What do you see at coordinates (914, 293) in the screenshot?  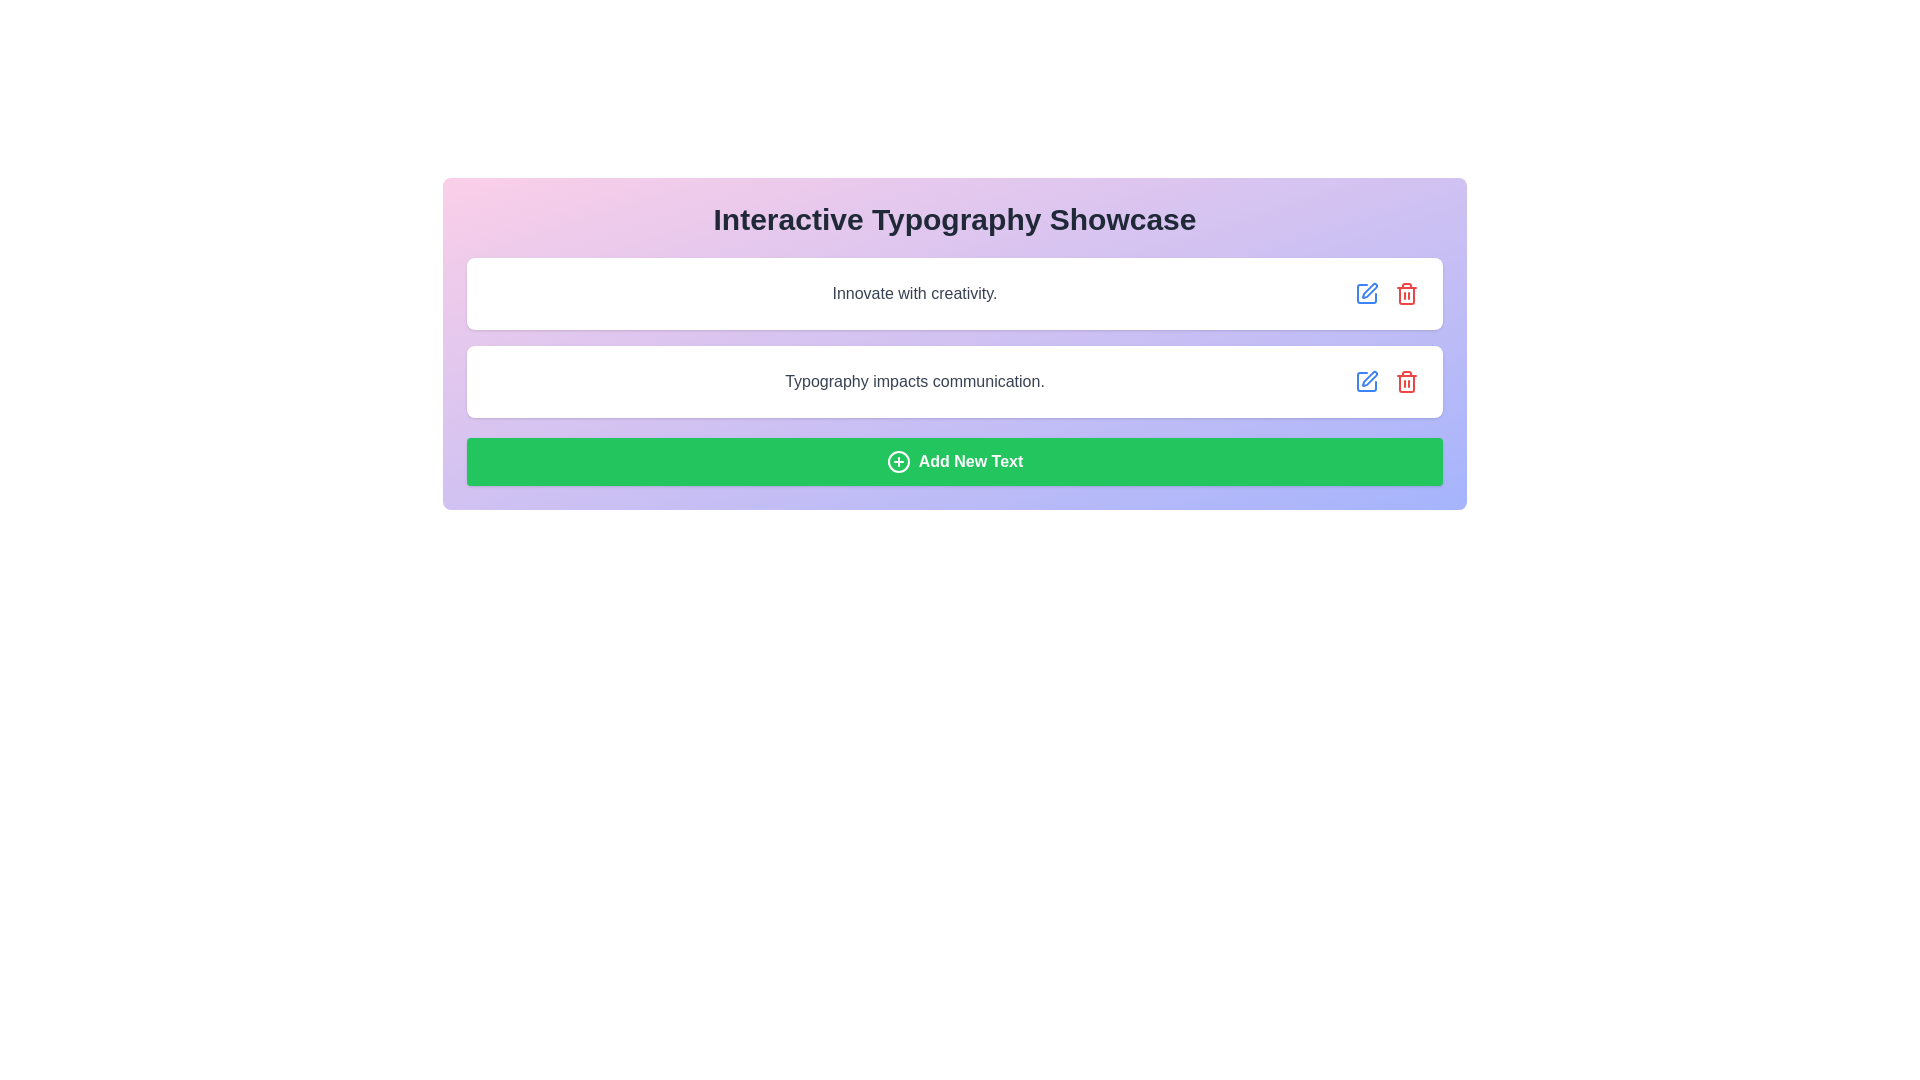 I see `the static display text located in the first box under the title 'Interactive Typography Showcase', which serves as the main text content and is horizontally centered within the box` at bounding box center [914, 293].